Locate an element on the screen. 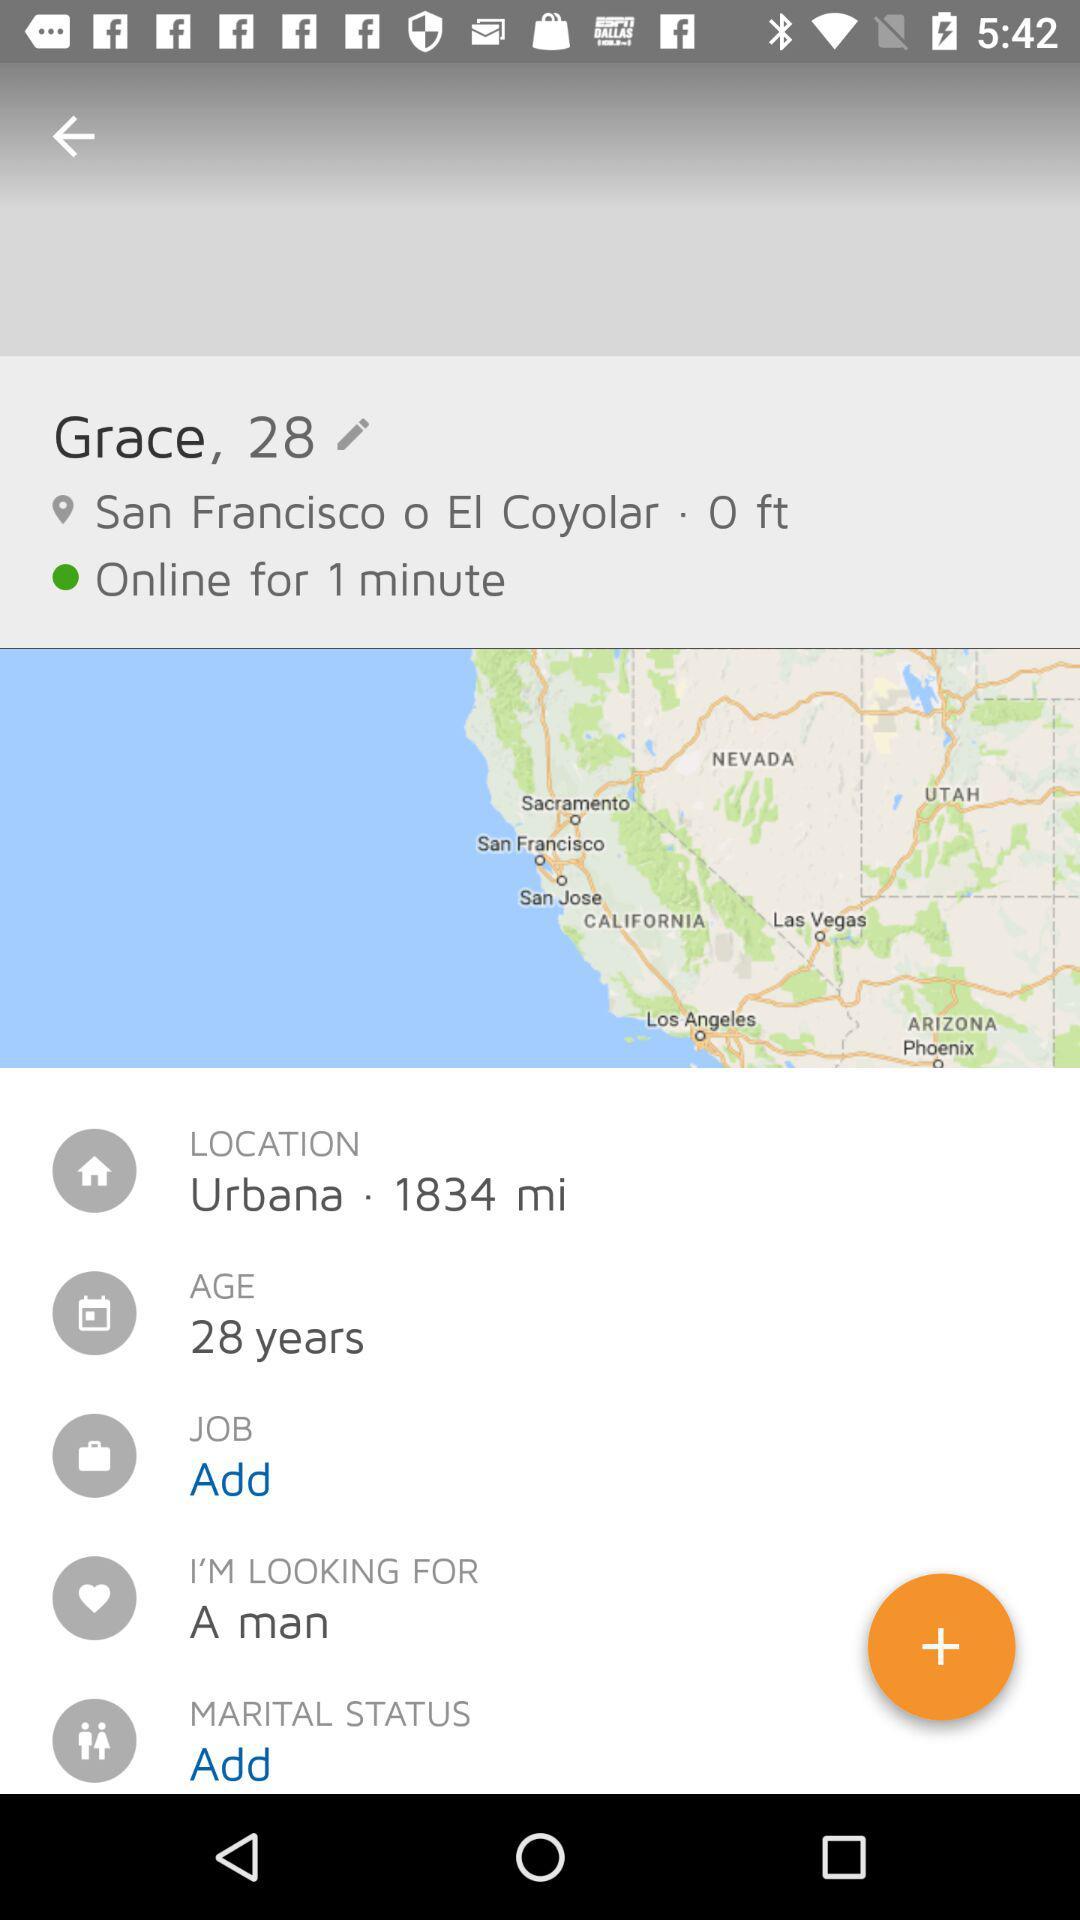 This screenshot has height=1920, width=1080. the , 28 is located at coordinates (288, 433).